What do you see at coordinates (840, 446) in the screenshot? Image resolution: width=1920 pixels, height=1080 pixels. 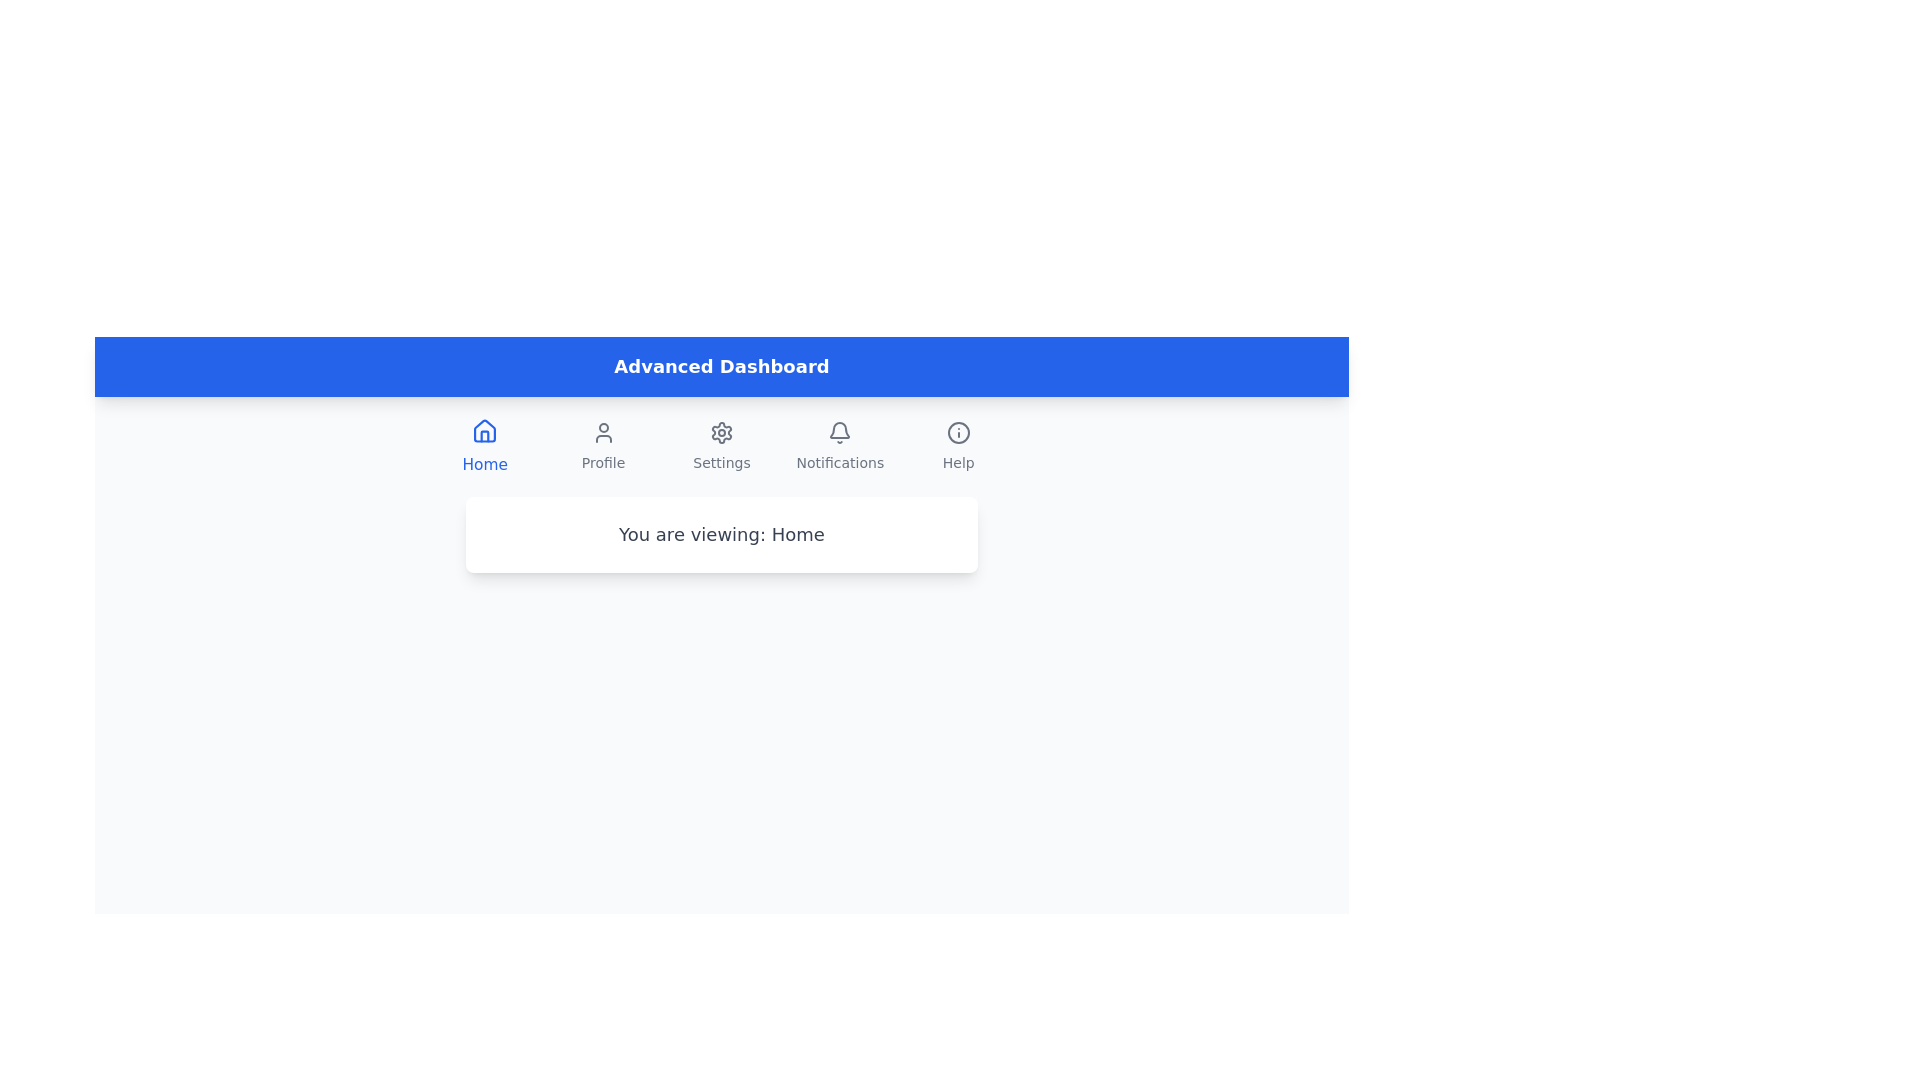 I see `the 'Notifications' button, which features a bell icon and a small gray text label` at bounding box center [840, 446].